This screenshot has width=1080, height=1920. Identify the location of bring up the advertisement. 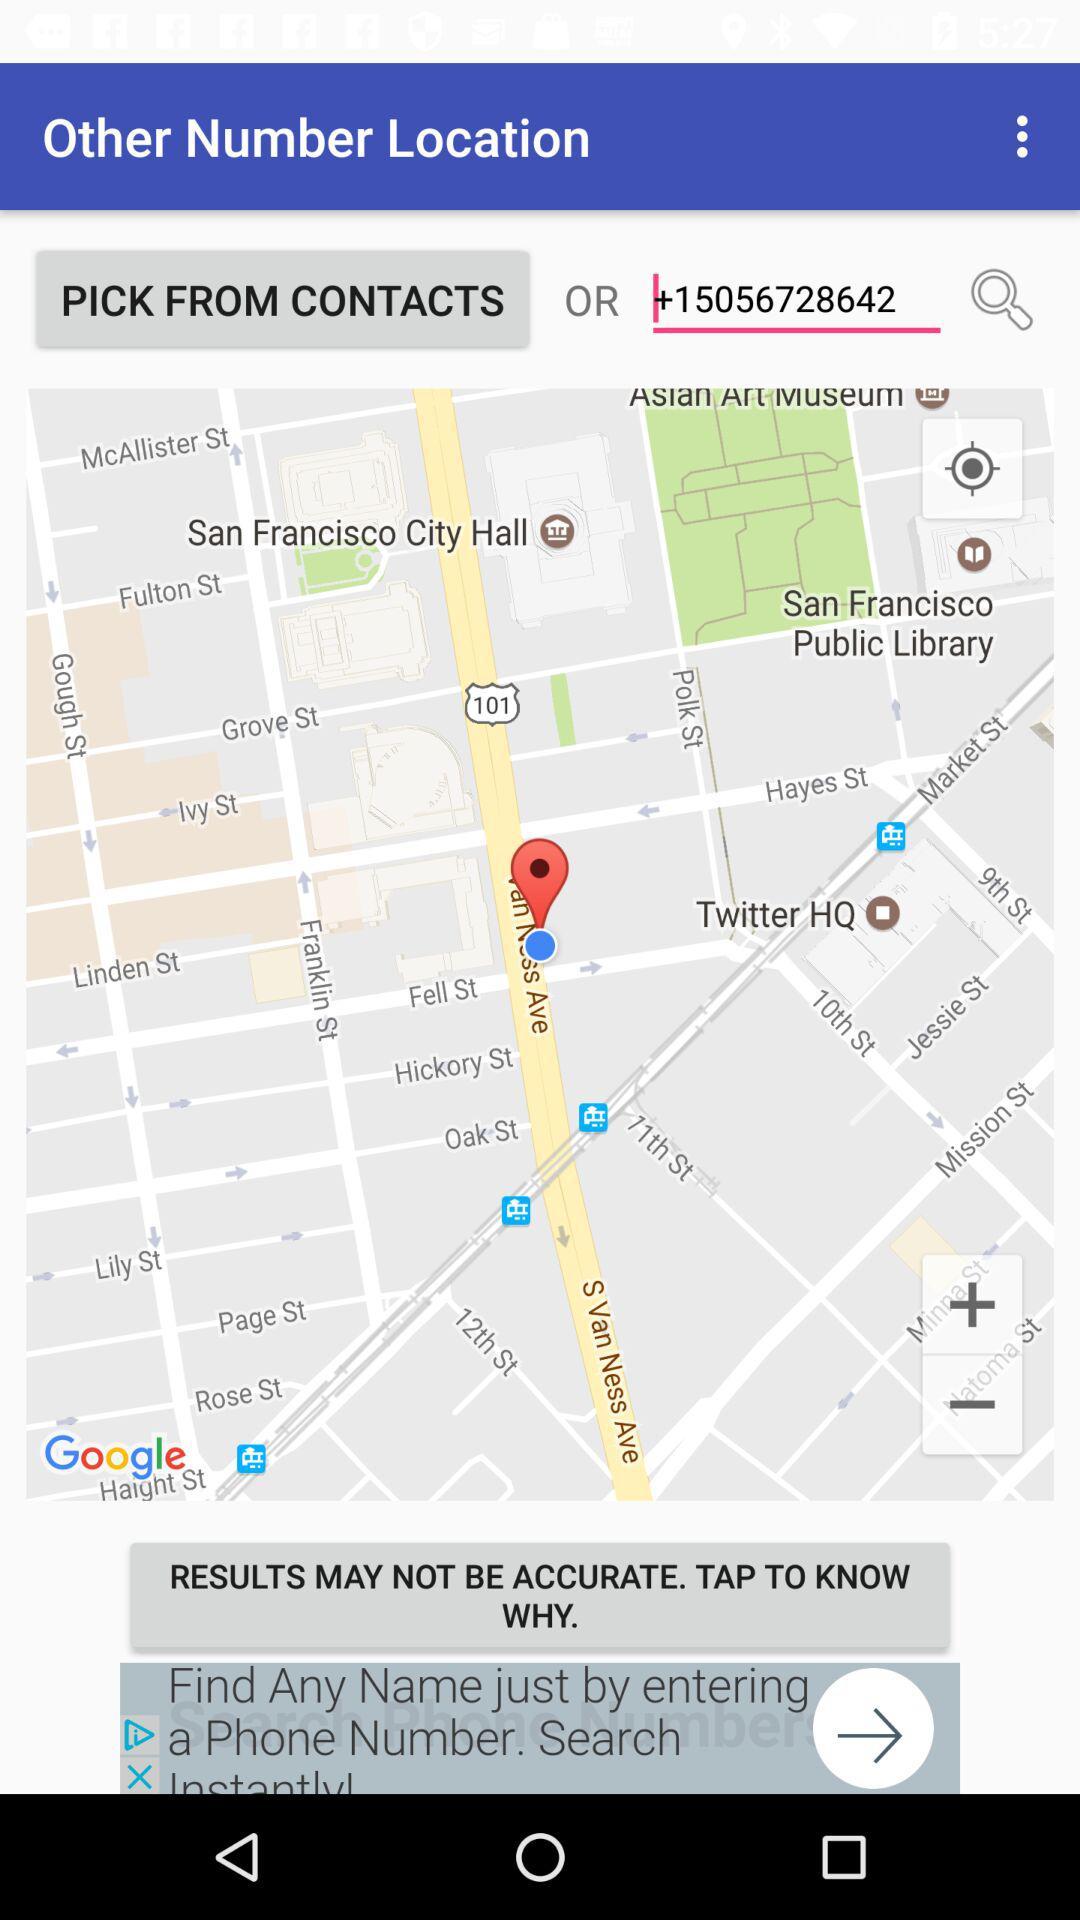
(540, 1727).